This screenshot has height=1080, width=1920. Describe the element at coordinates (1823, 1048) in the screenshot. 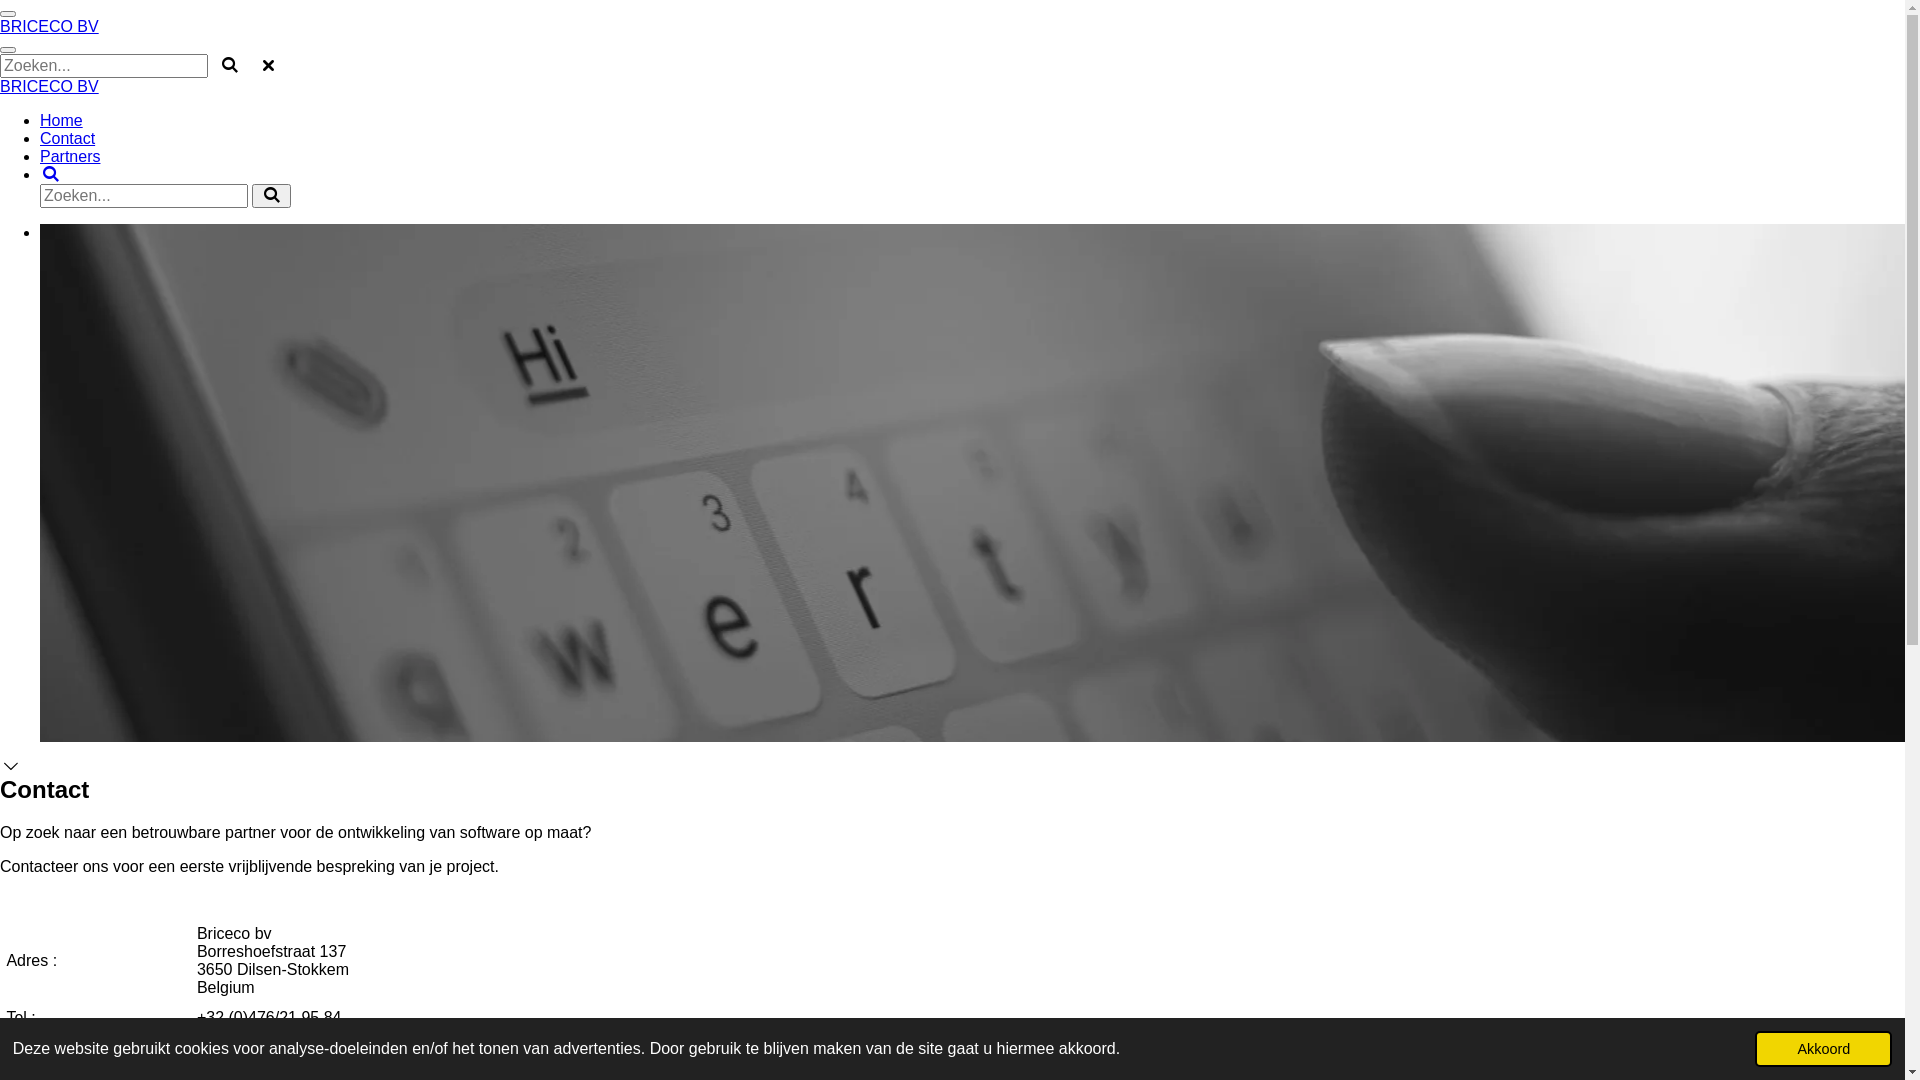

I see `'Akkoord'` at that location.